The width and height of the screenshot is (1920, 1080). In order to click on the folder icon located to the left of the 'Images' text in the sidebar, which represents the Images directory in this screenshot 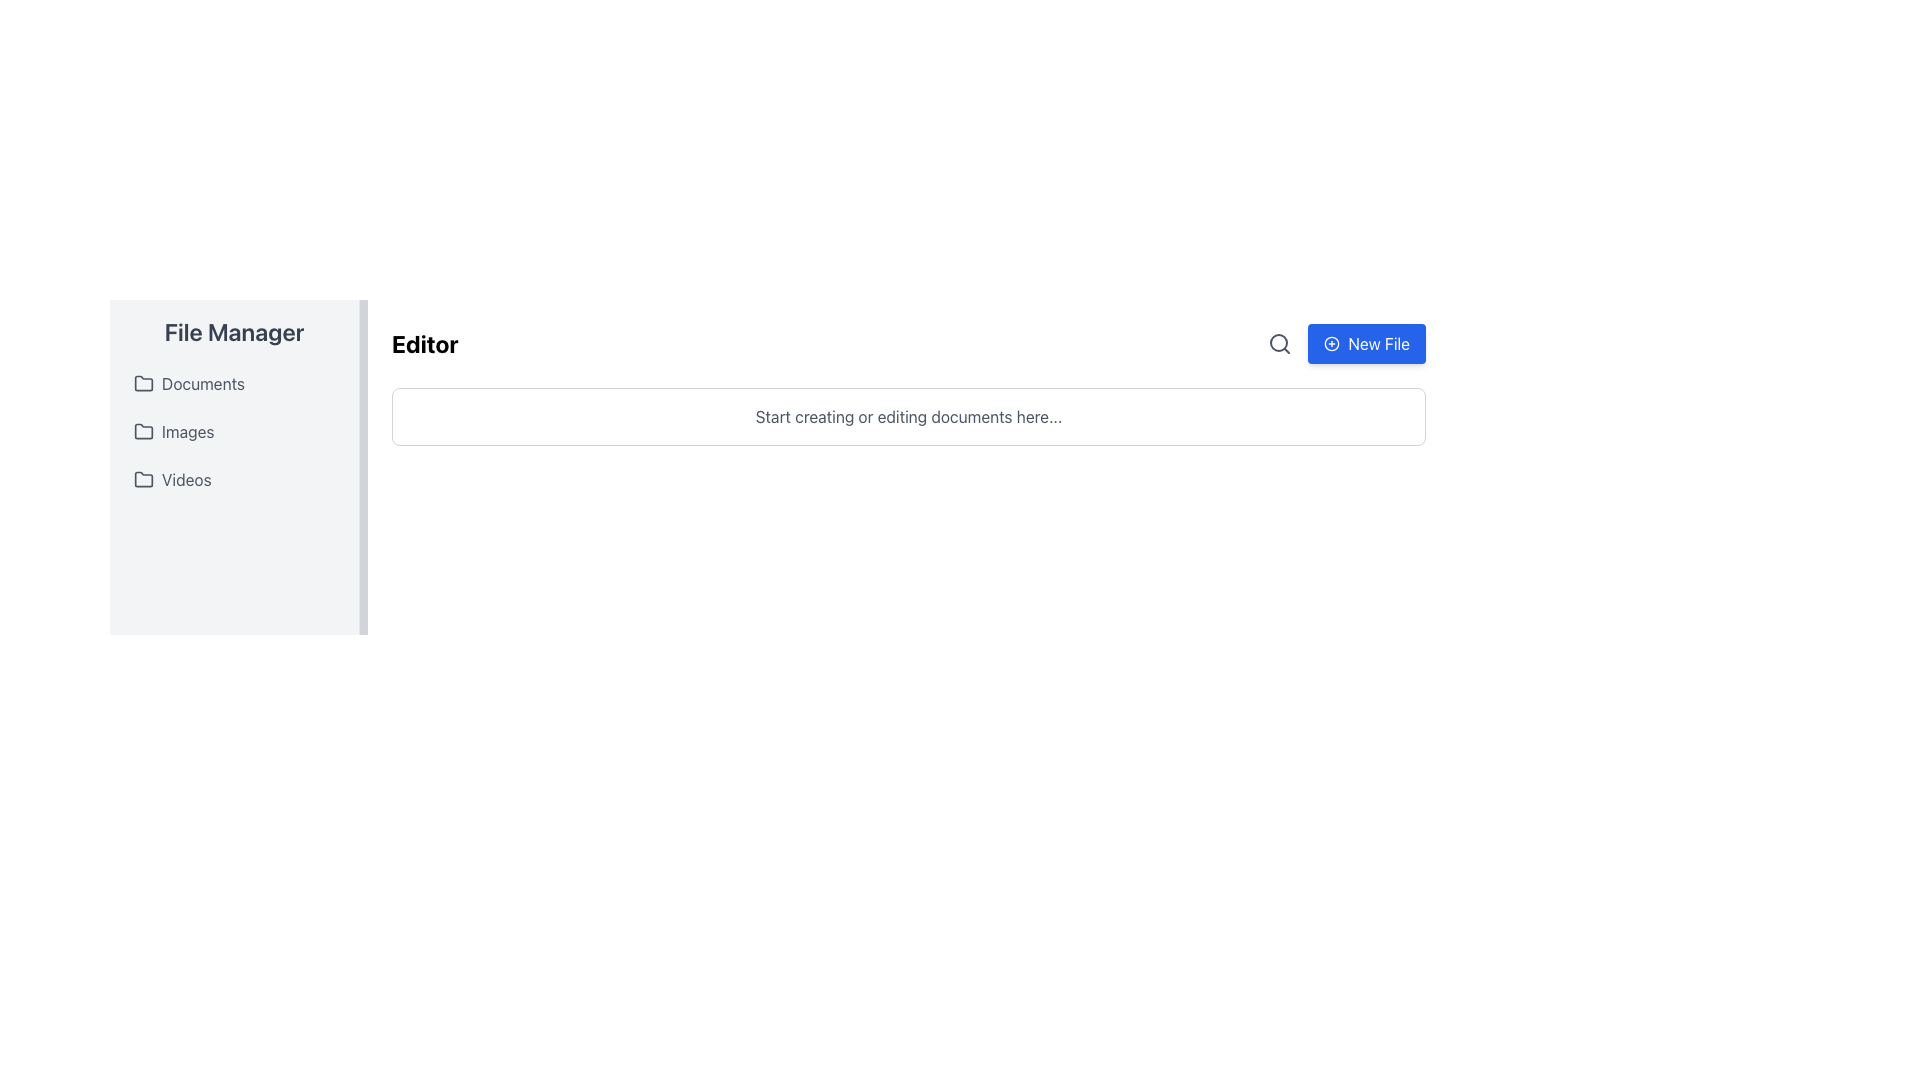, I will do `click(143, 431)`.